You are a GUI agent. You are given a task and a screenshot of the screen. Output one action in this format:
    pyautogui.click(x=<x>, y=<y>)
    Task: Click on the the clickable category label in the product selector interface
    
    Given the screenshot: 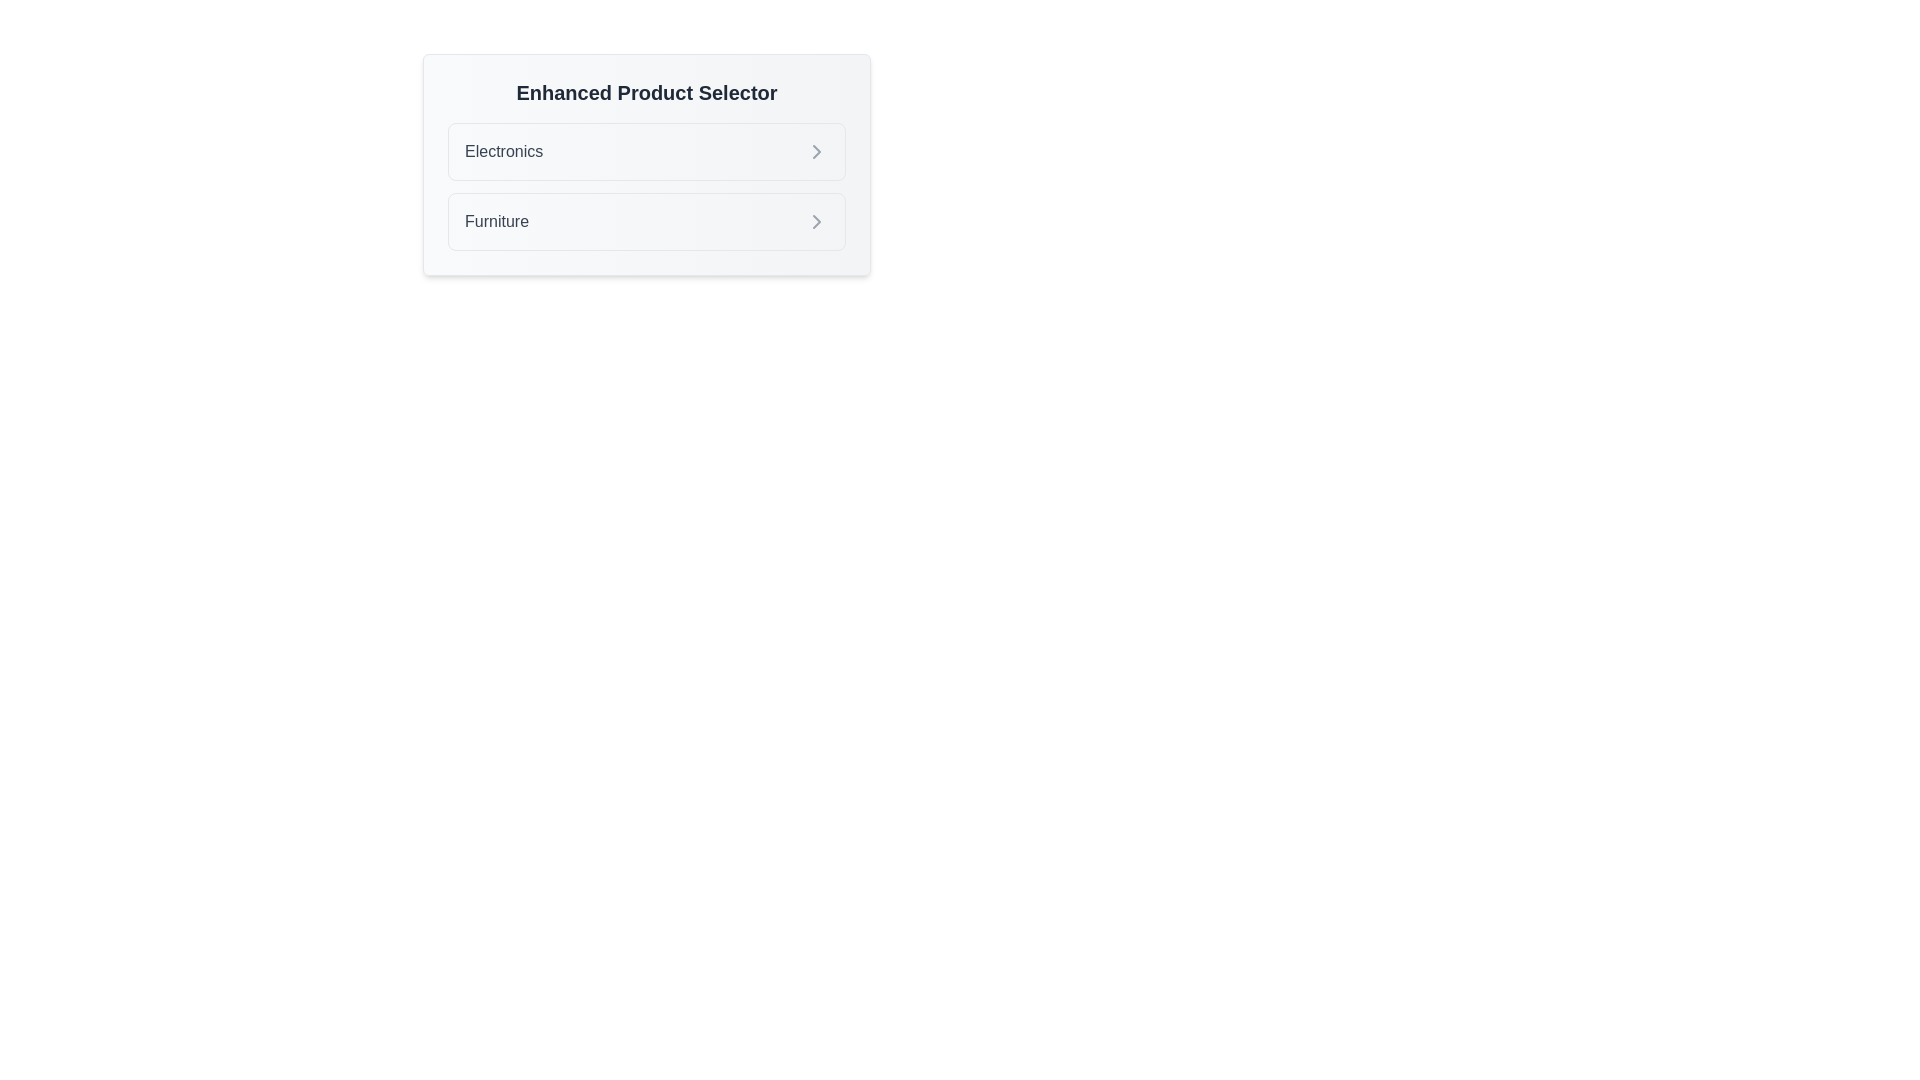 What is the action you would take?
    pyautogui.click(x=504, y=150)
    